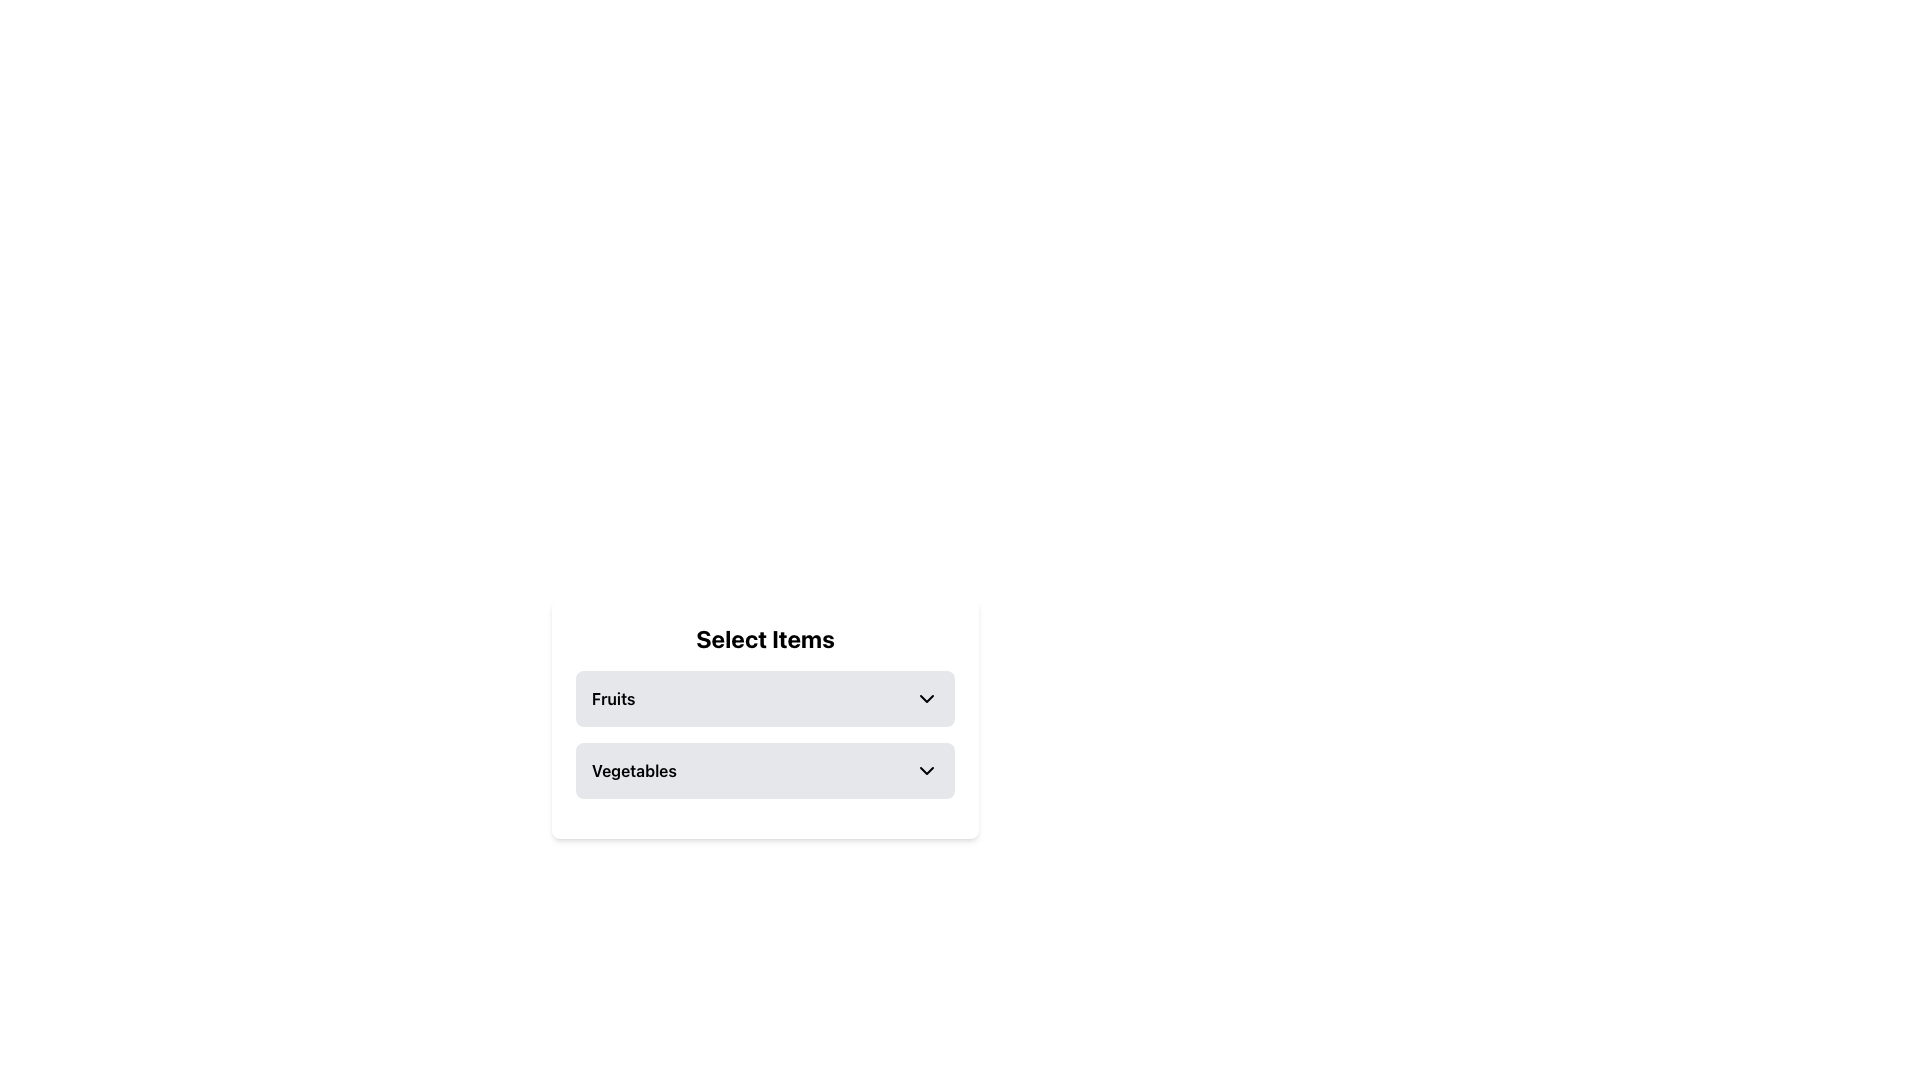  Describe the element at coordinates (633, 770) in the screenshot. I see `the 'Vegetables' text label which is bold and part of the secondary selection panel beneath 'Fruits'` at that location.